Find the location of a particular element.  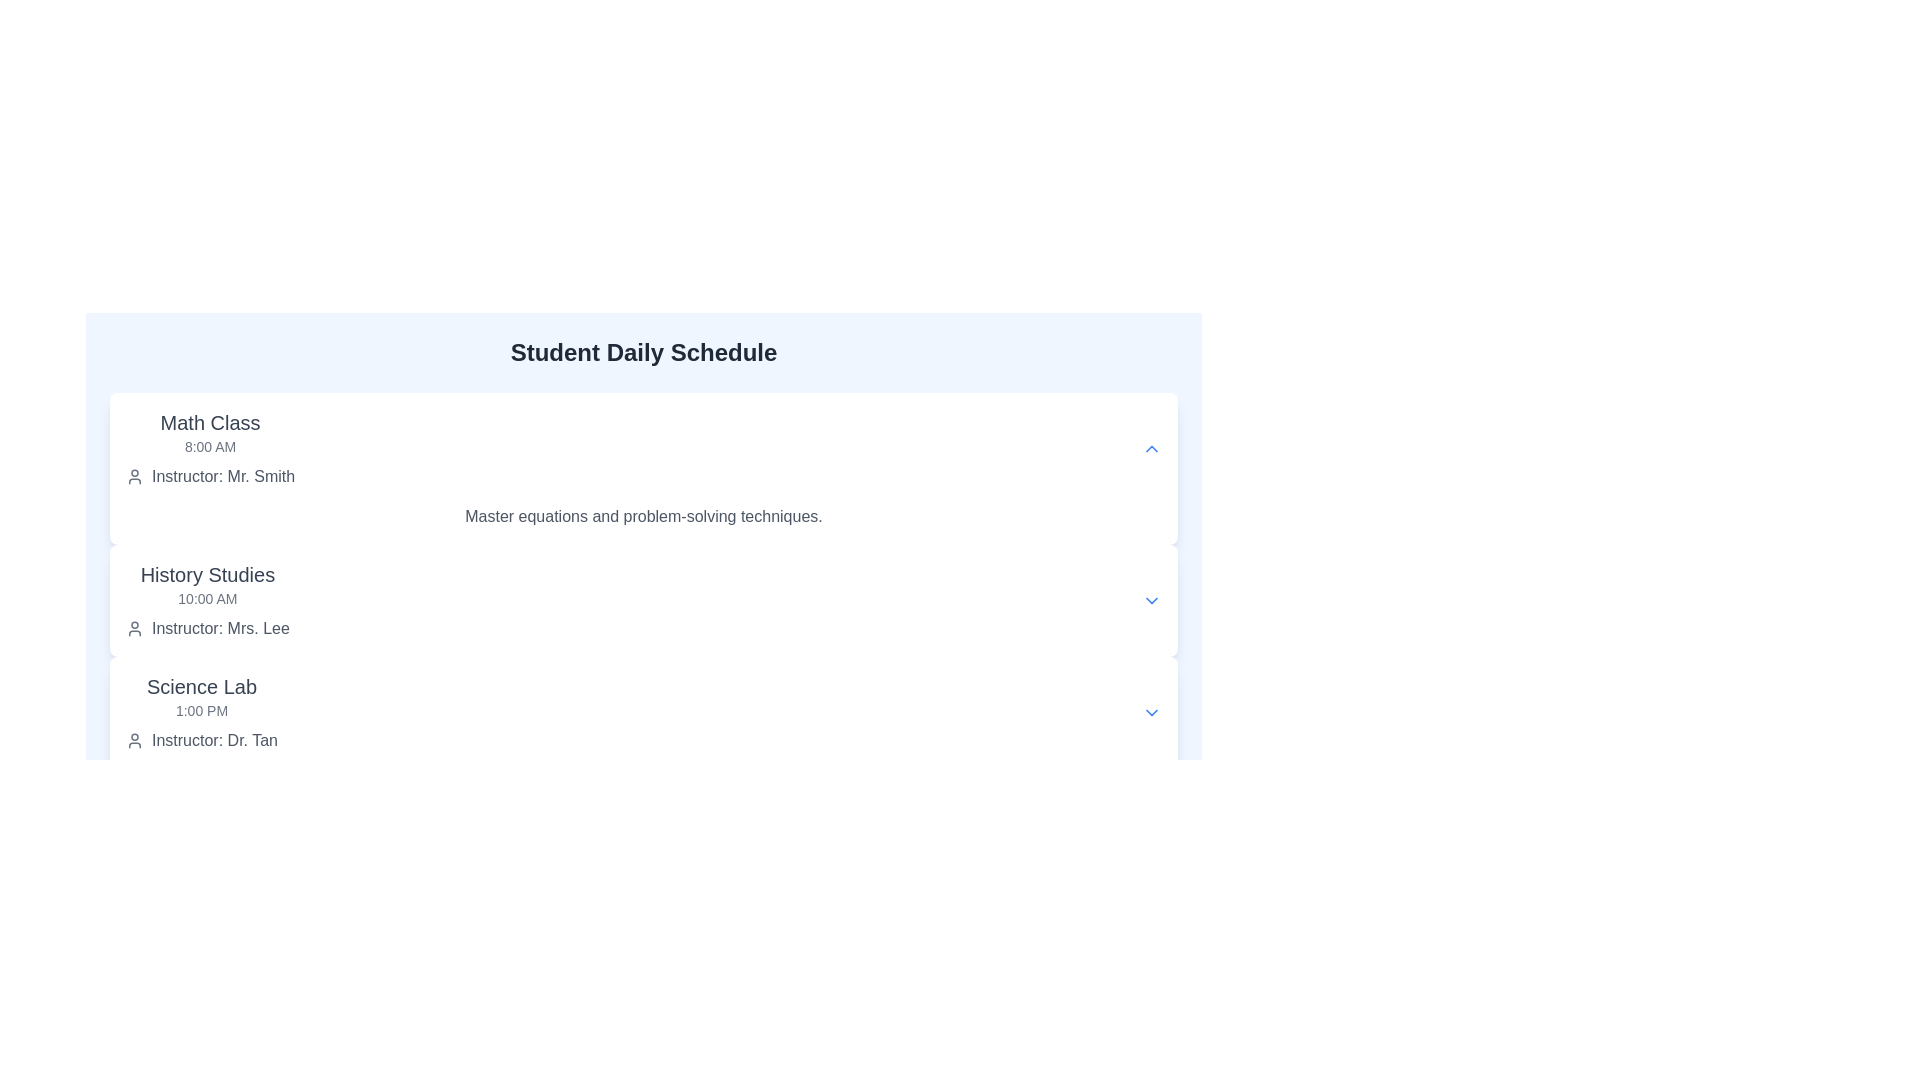

the text label that indicates the scheduled time for the Math Class, which is positioned below the title 'Math Class' and above the instructor information 'Instructor: Mr. Smith' is located at coordinates (210, 446).